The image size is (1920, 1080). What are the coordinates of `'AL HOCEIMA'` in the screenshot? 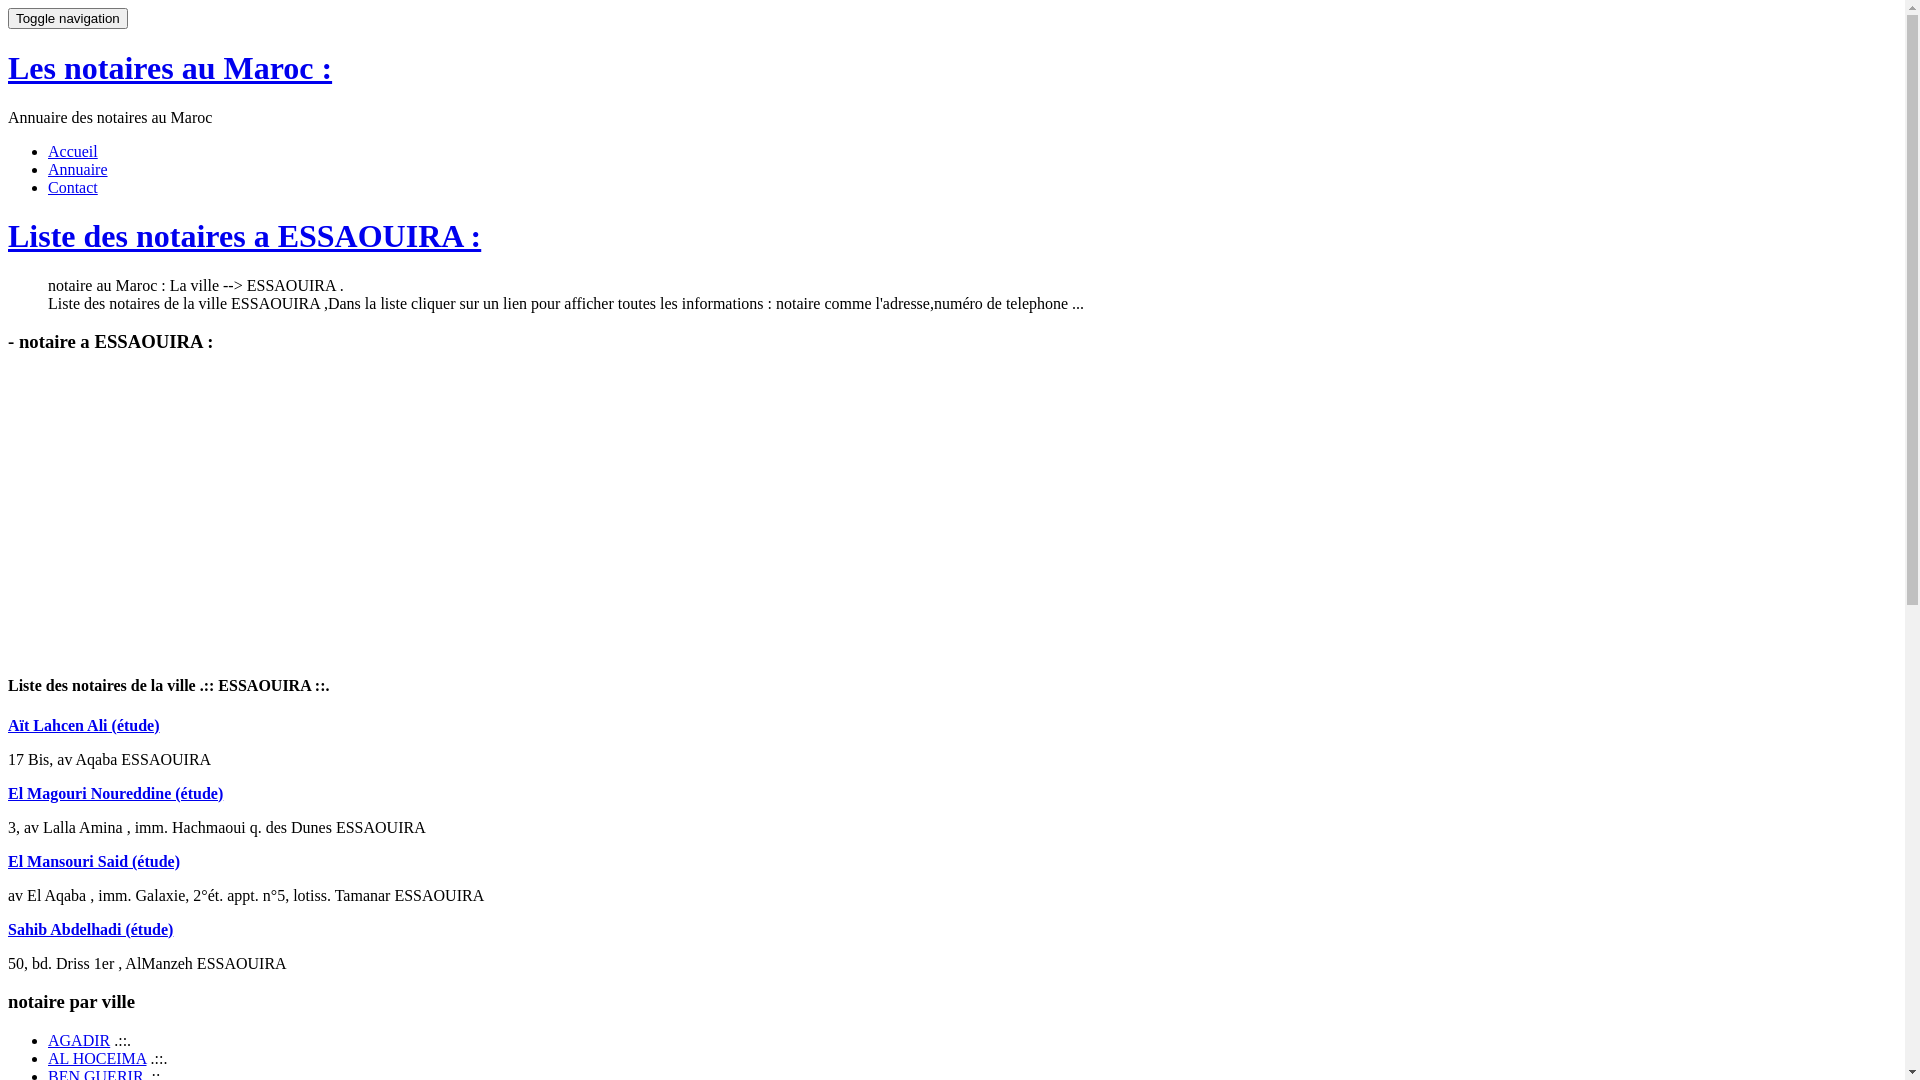 It's located at (96, 1057).